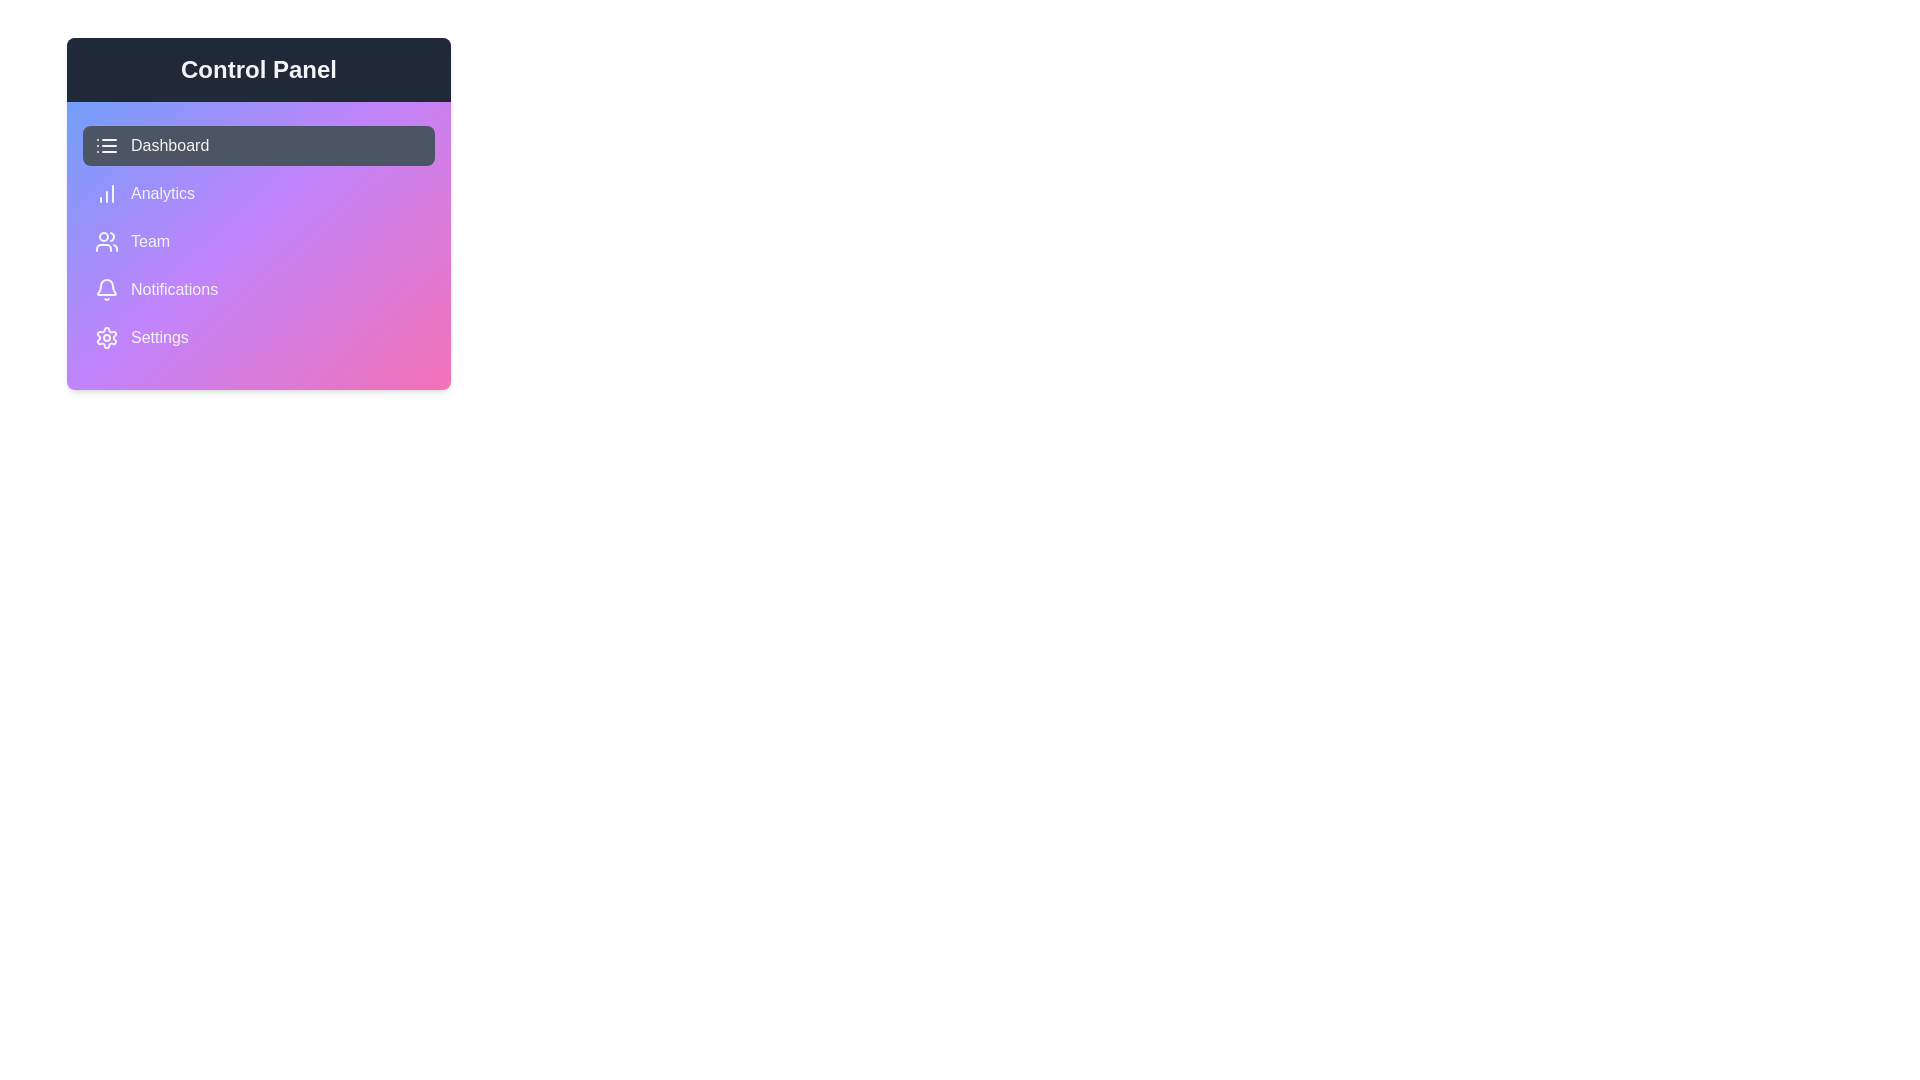  Describe the element at coordinates (163, 193) in the screenshot. I see `the 'Analytics' text label, styled with medium font weight and white color, which is the second item in the navigation list with a gradient background, located below the 'Dashboard' entry` at that location.